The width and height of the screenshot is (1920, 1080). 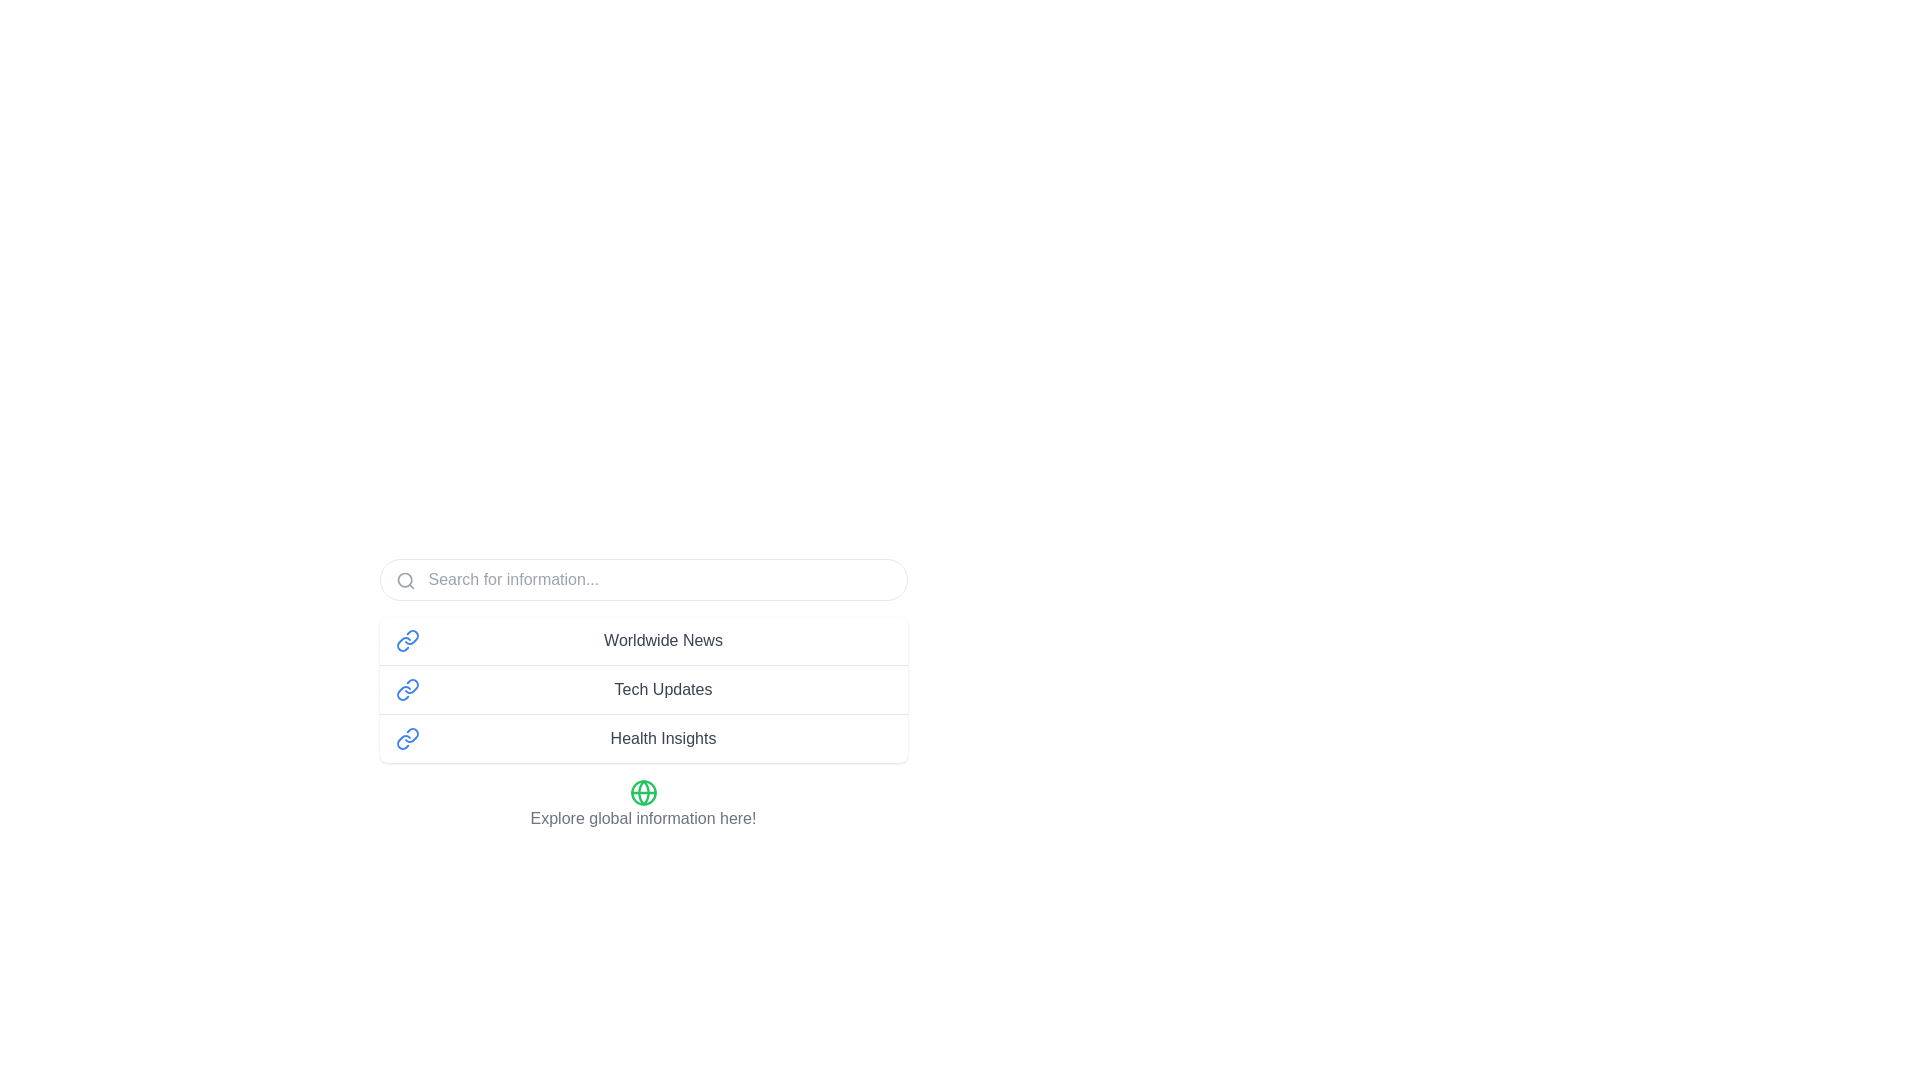 I want to click on the circular globe icon, which is centrally positioned above the text 'Explore global information here!', so click(x=643, y=792).